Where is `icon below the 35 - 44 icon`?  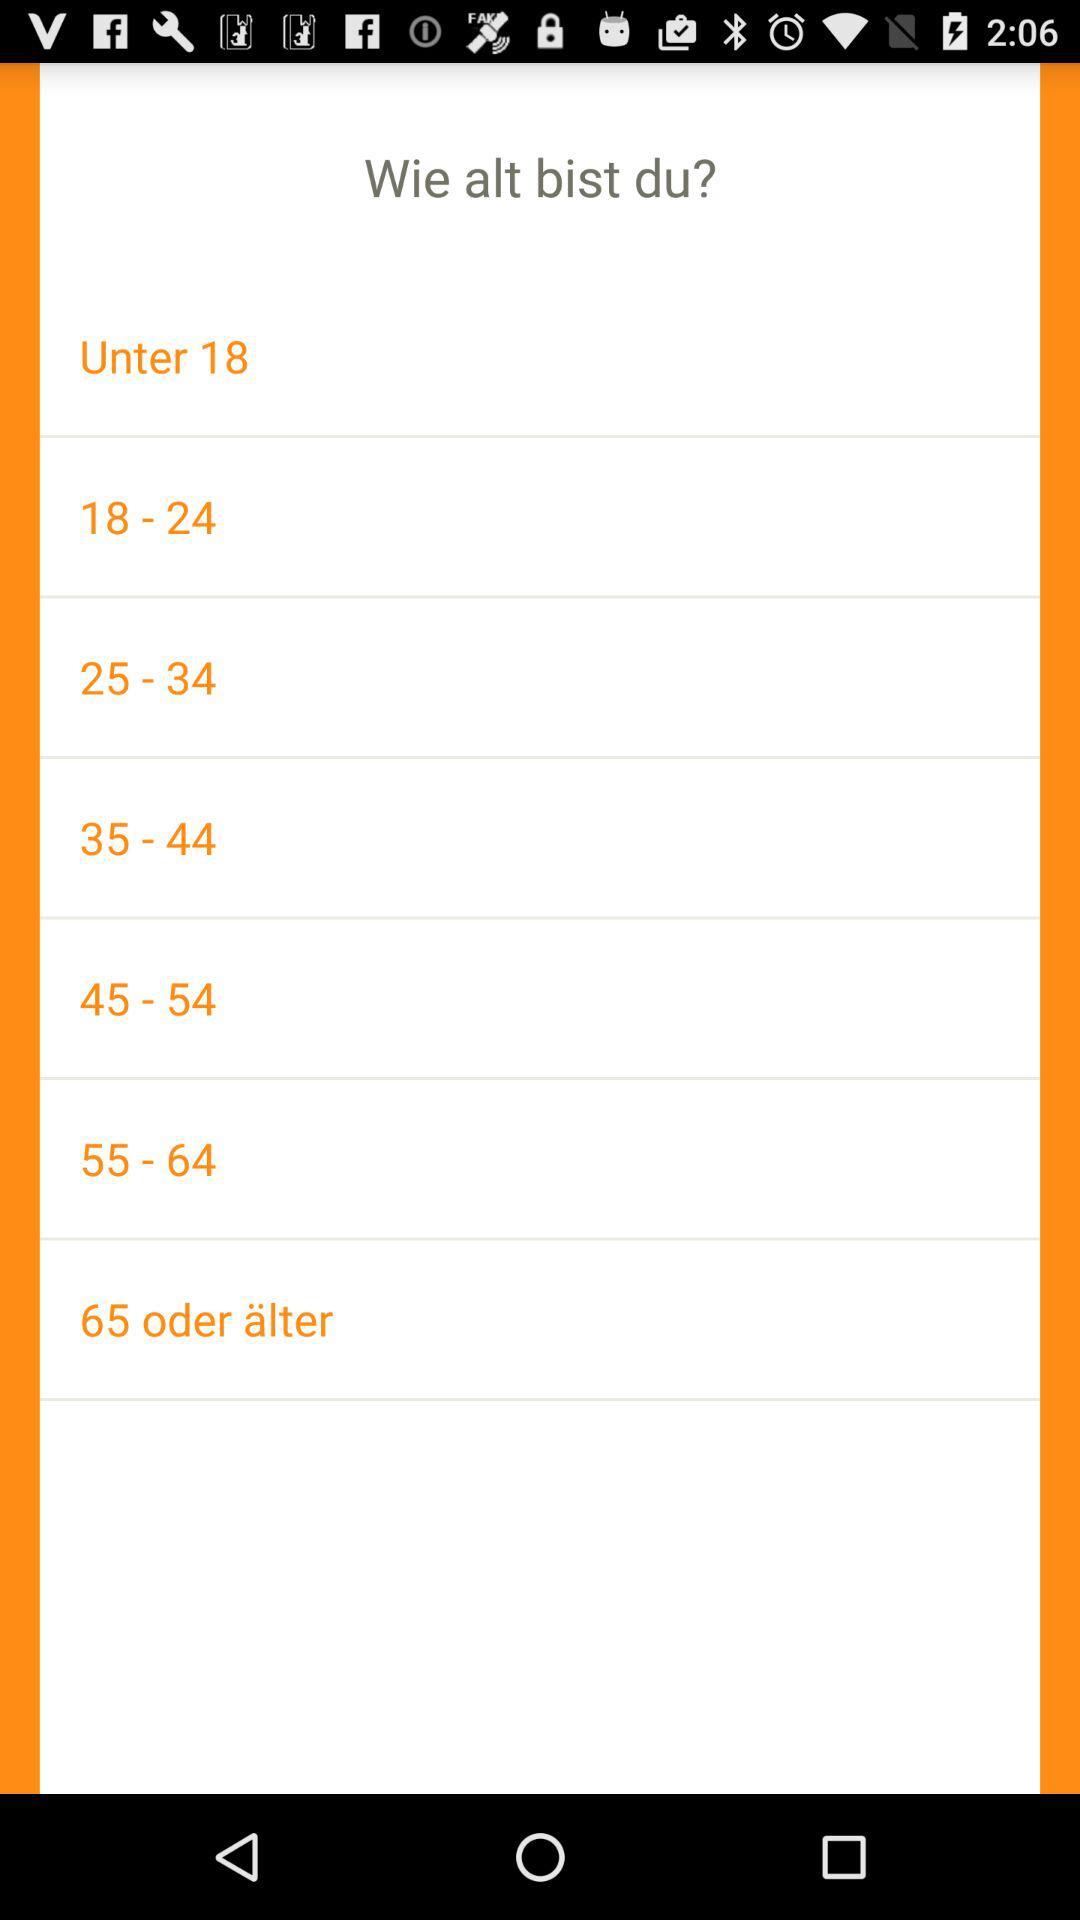
icon below the 35 - 44 icon is located at coordinates (540, 998).